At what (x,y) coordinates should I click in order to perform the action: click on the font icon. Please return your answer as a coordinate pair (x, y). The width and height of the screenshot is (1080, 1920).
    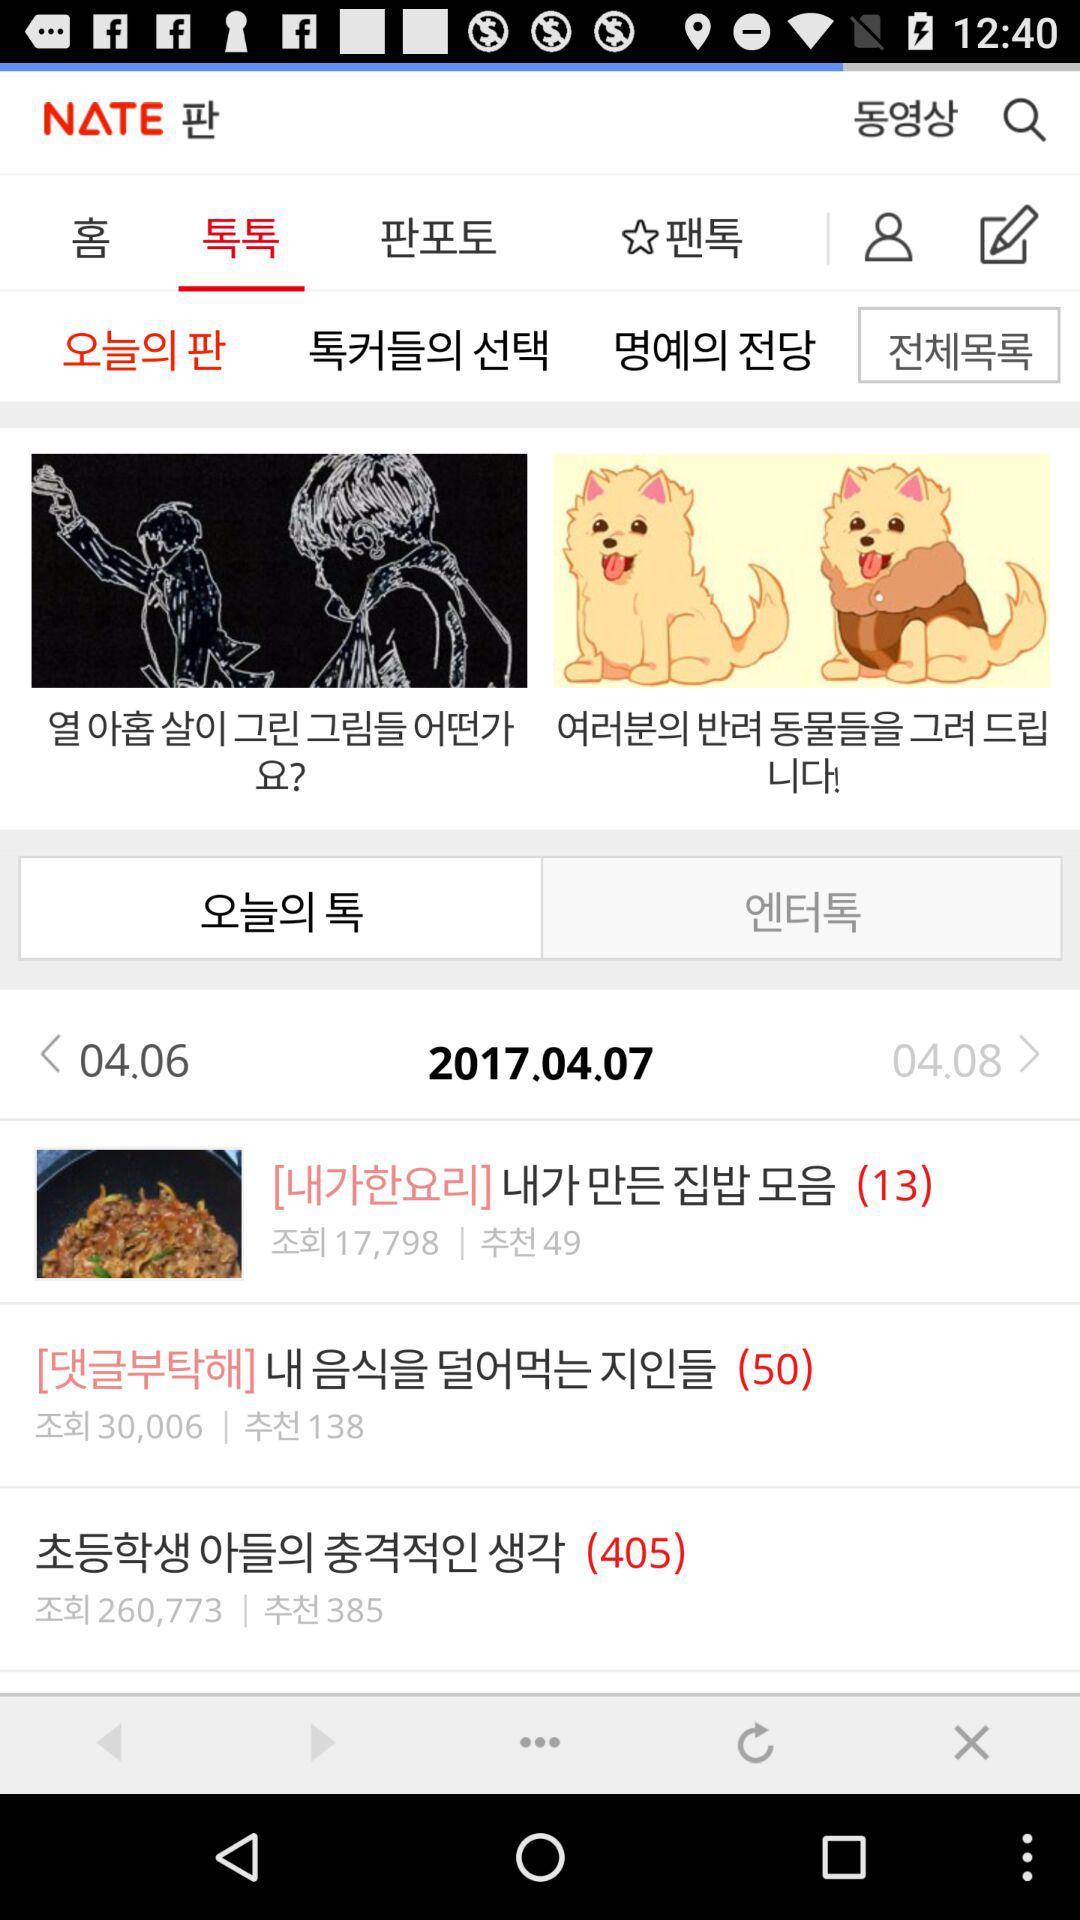
    Looking at the image, I should click on (971, 1863).